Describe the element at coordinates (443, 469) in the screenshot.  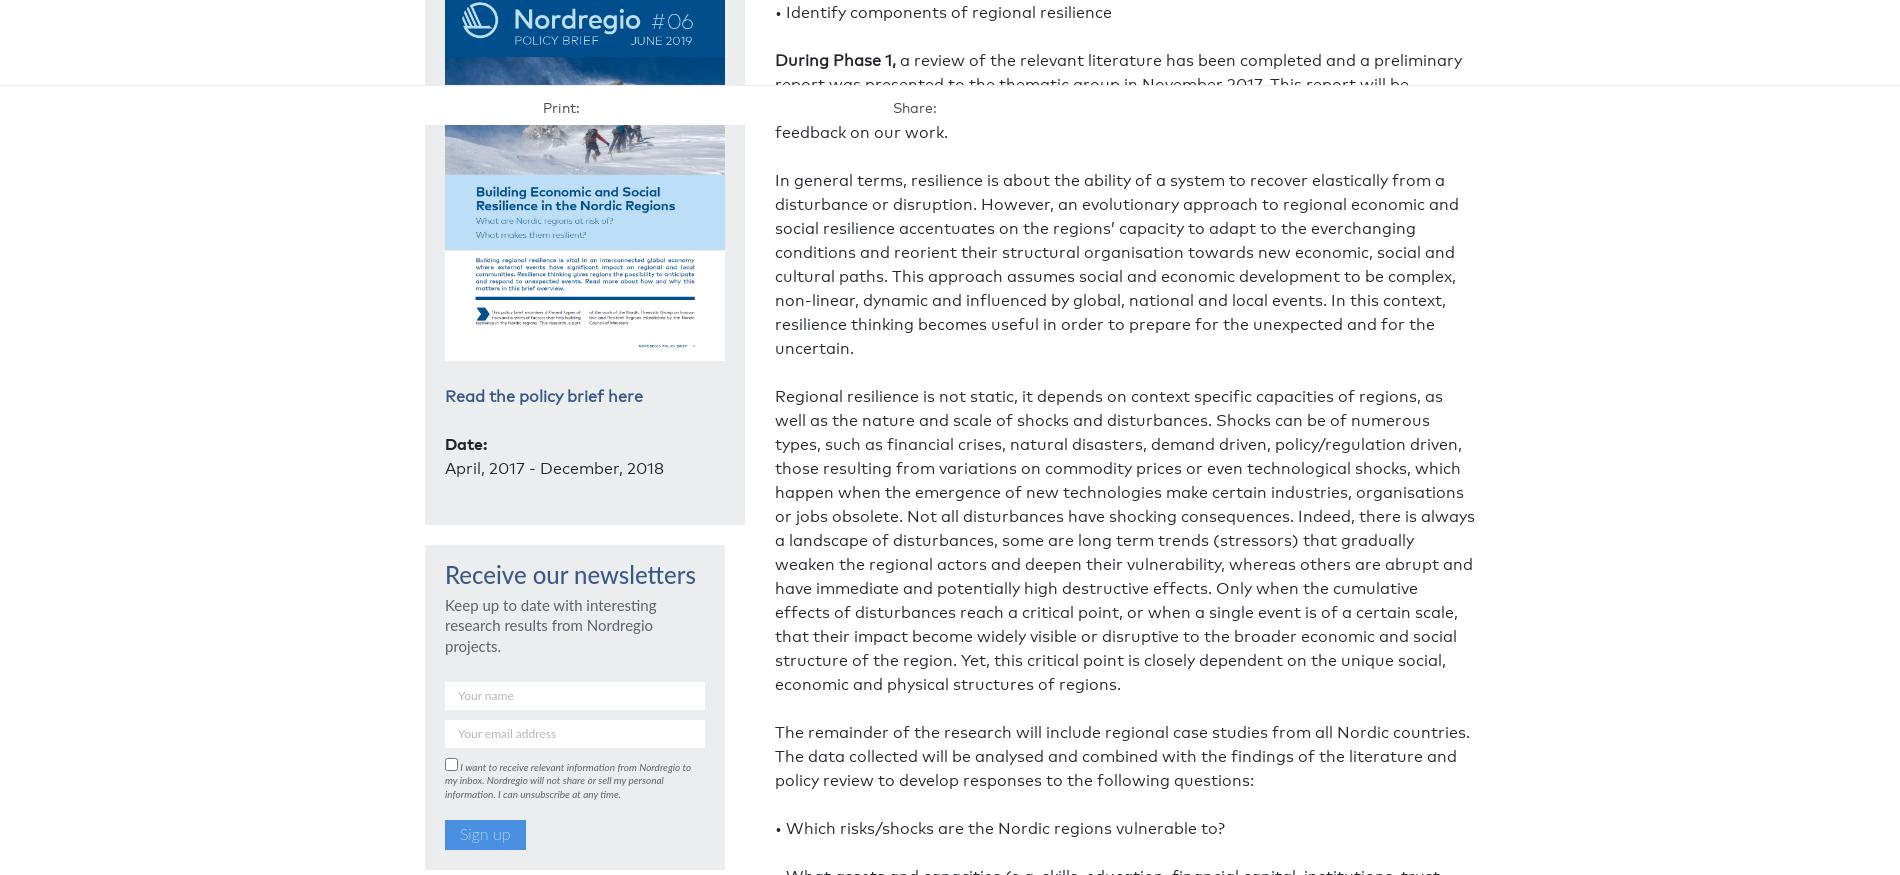
I see `'April, 2017 - December, 2018'` at that location.